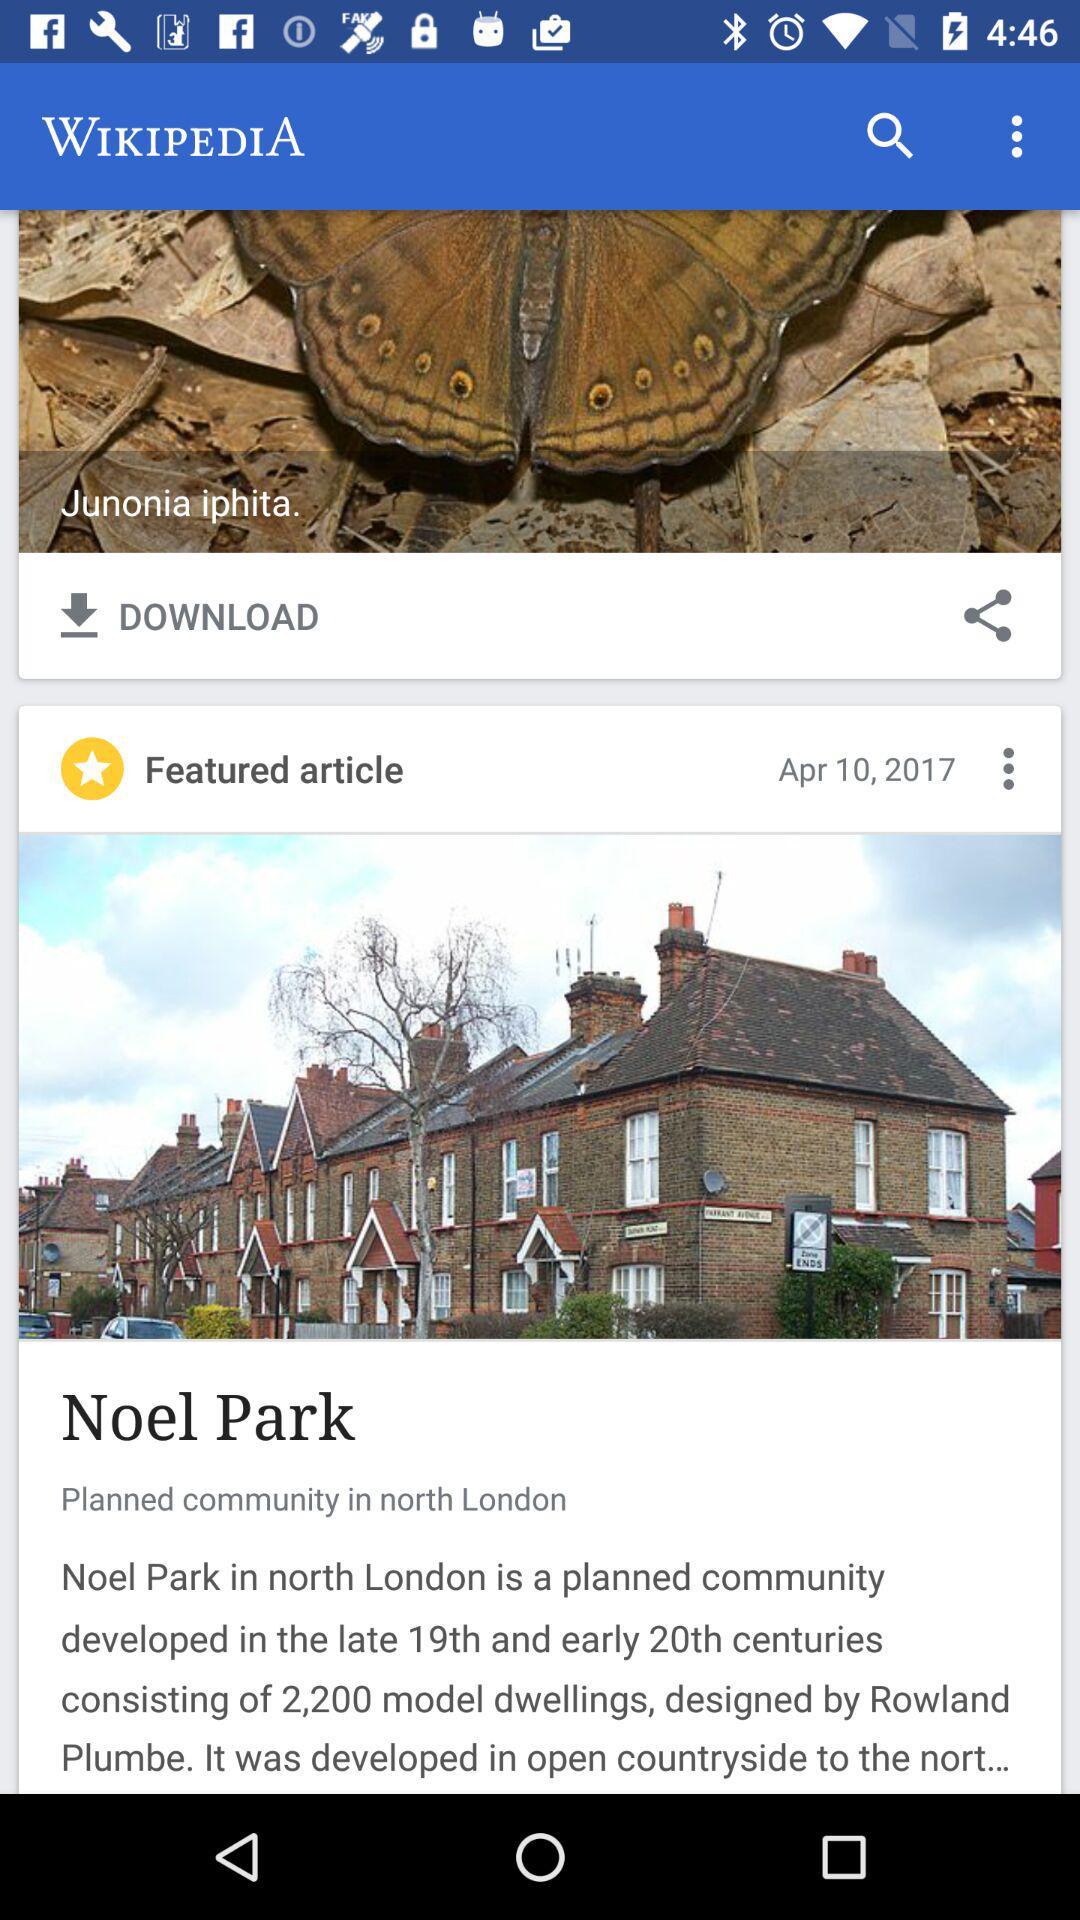 Image resolution: width=1080 pixels, height=1920 pixels. I want to click on the text along with the symbol left to share button, so click(190, 614).